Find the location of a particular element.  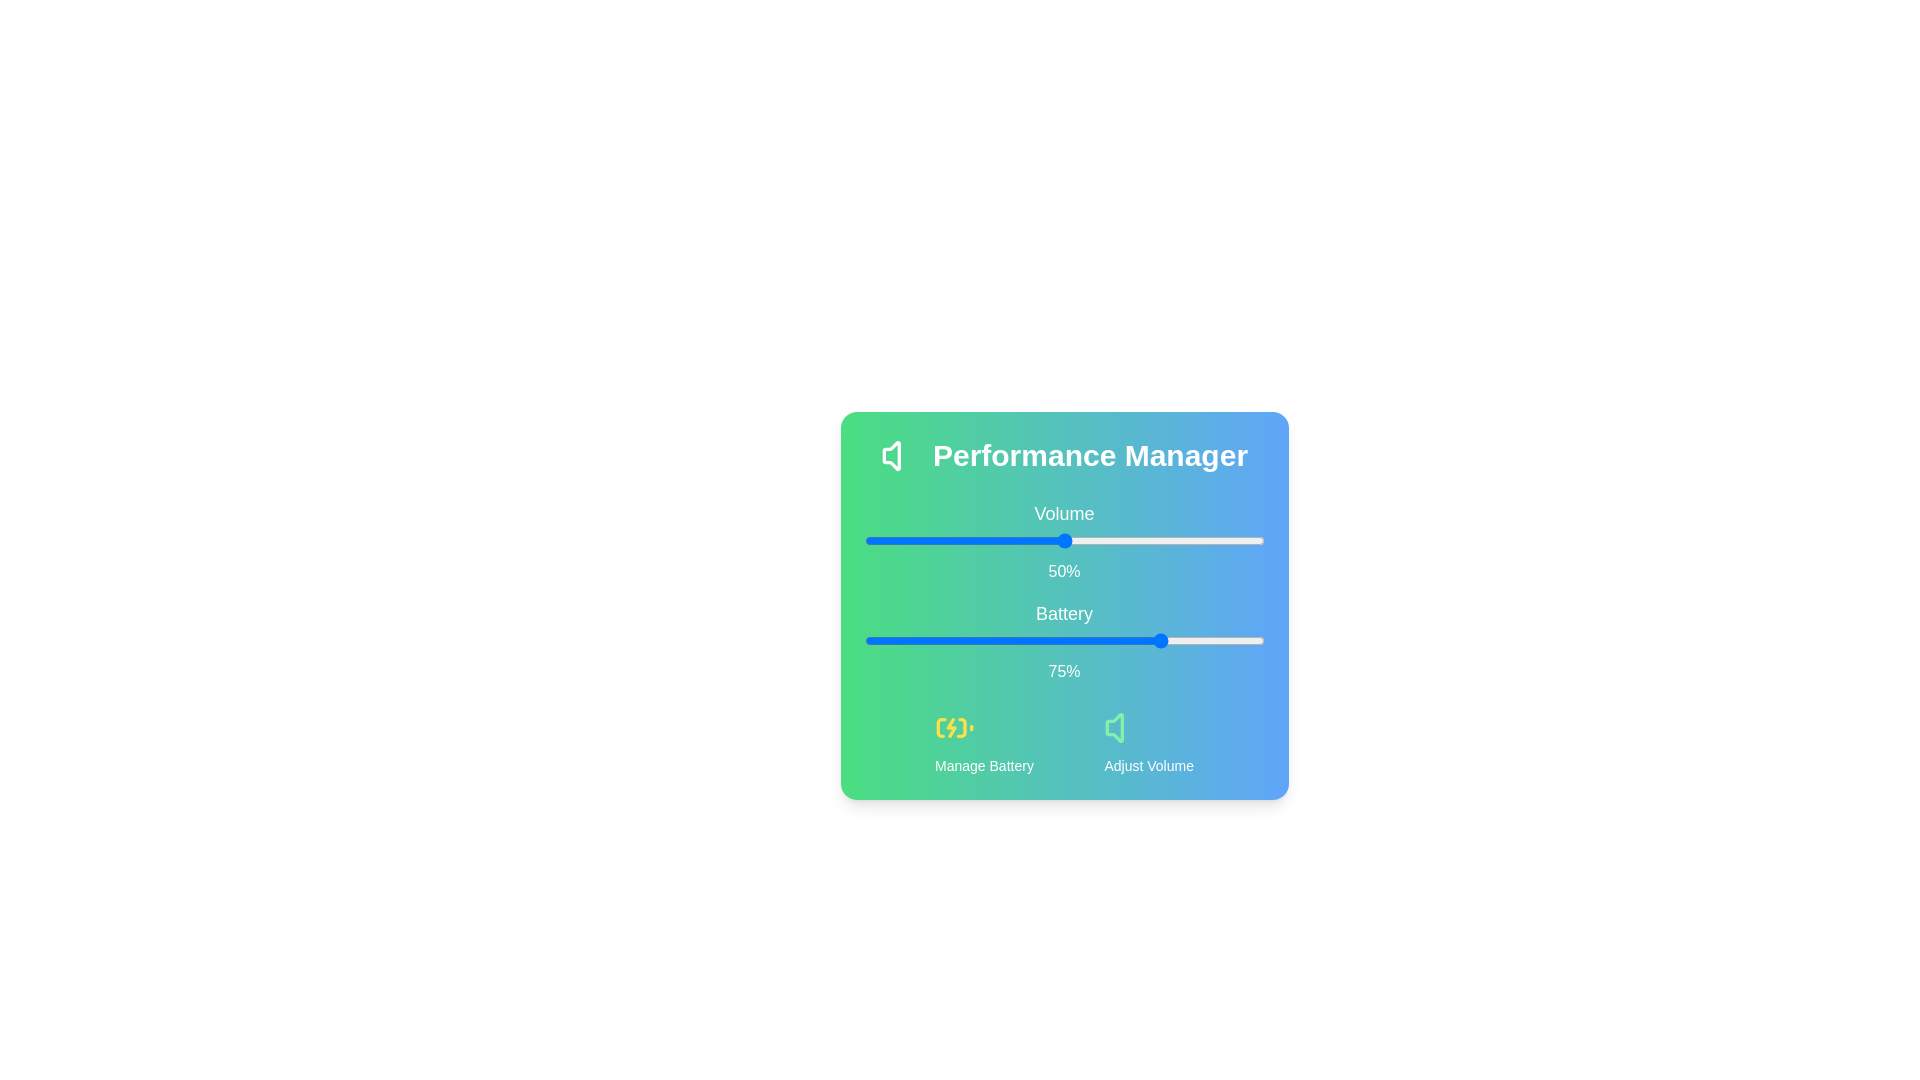

the battery level to 70% by interacting with the slider is located at coordinates (1144, 640).